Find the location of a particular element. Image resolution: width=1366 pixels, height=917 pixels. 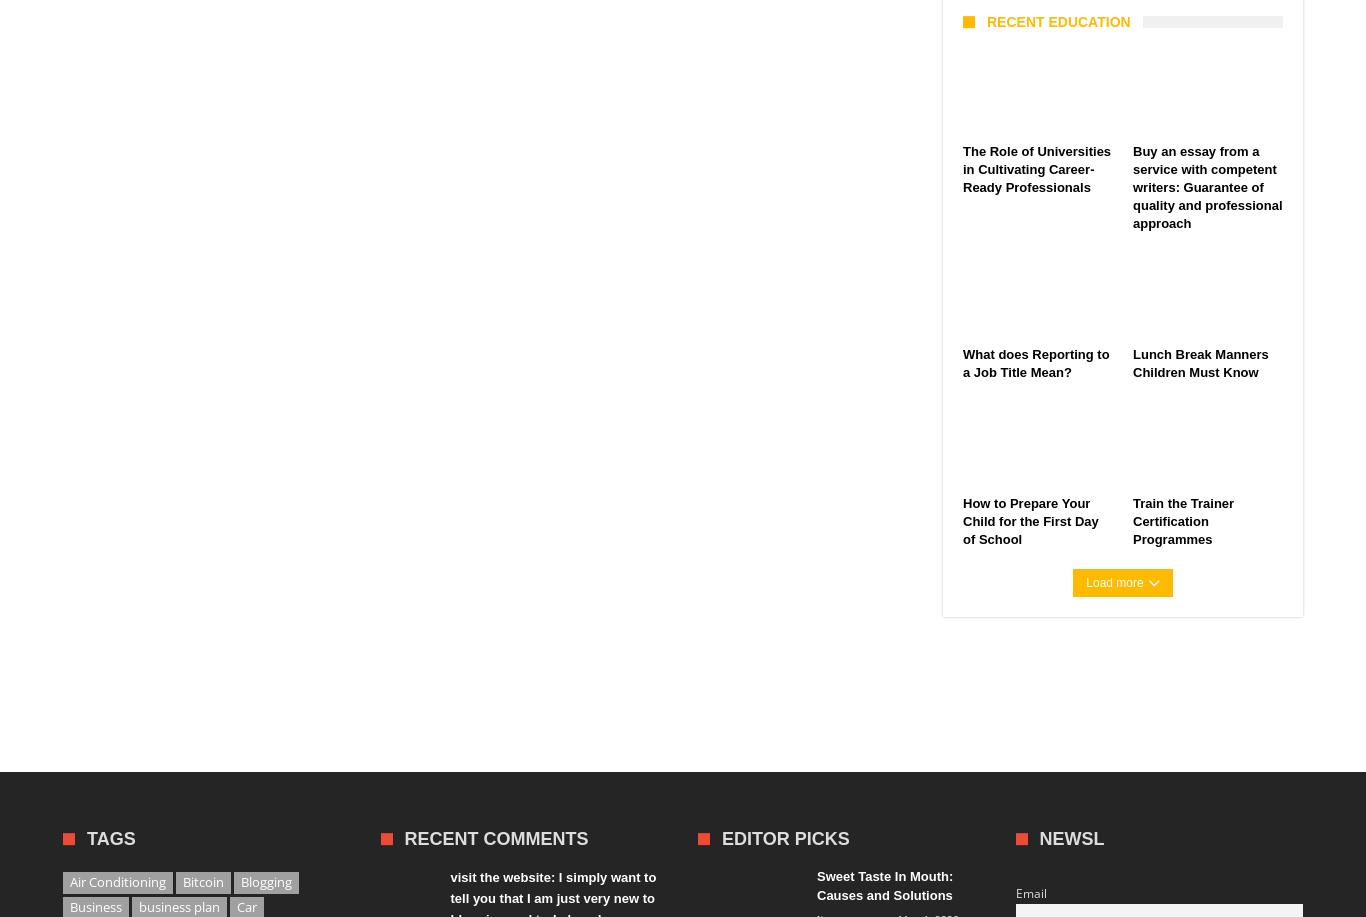

'Tags' is located at coordinates (111, 838).